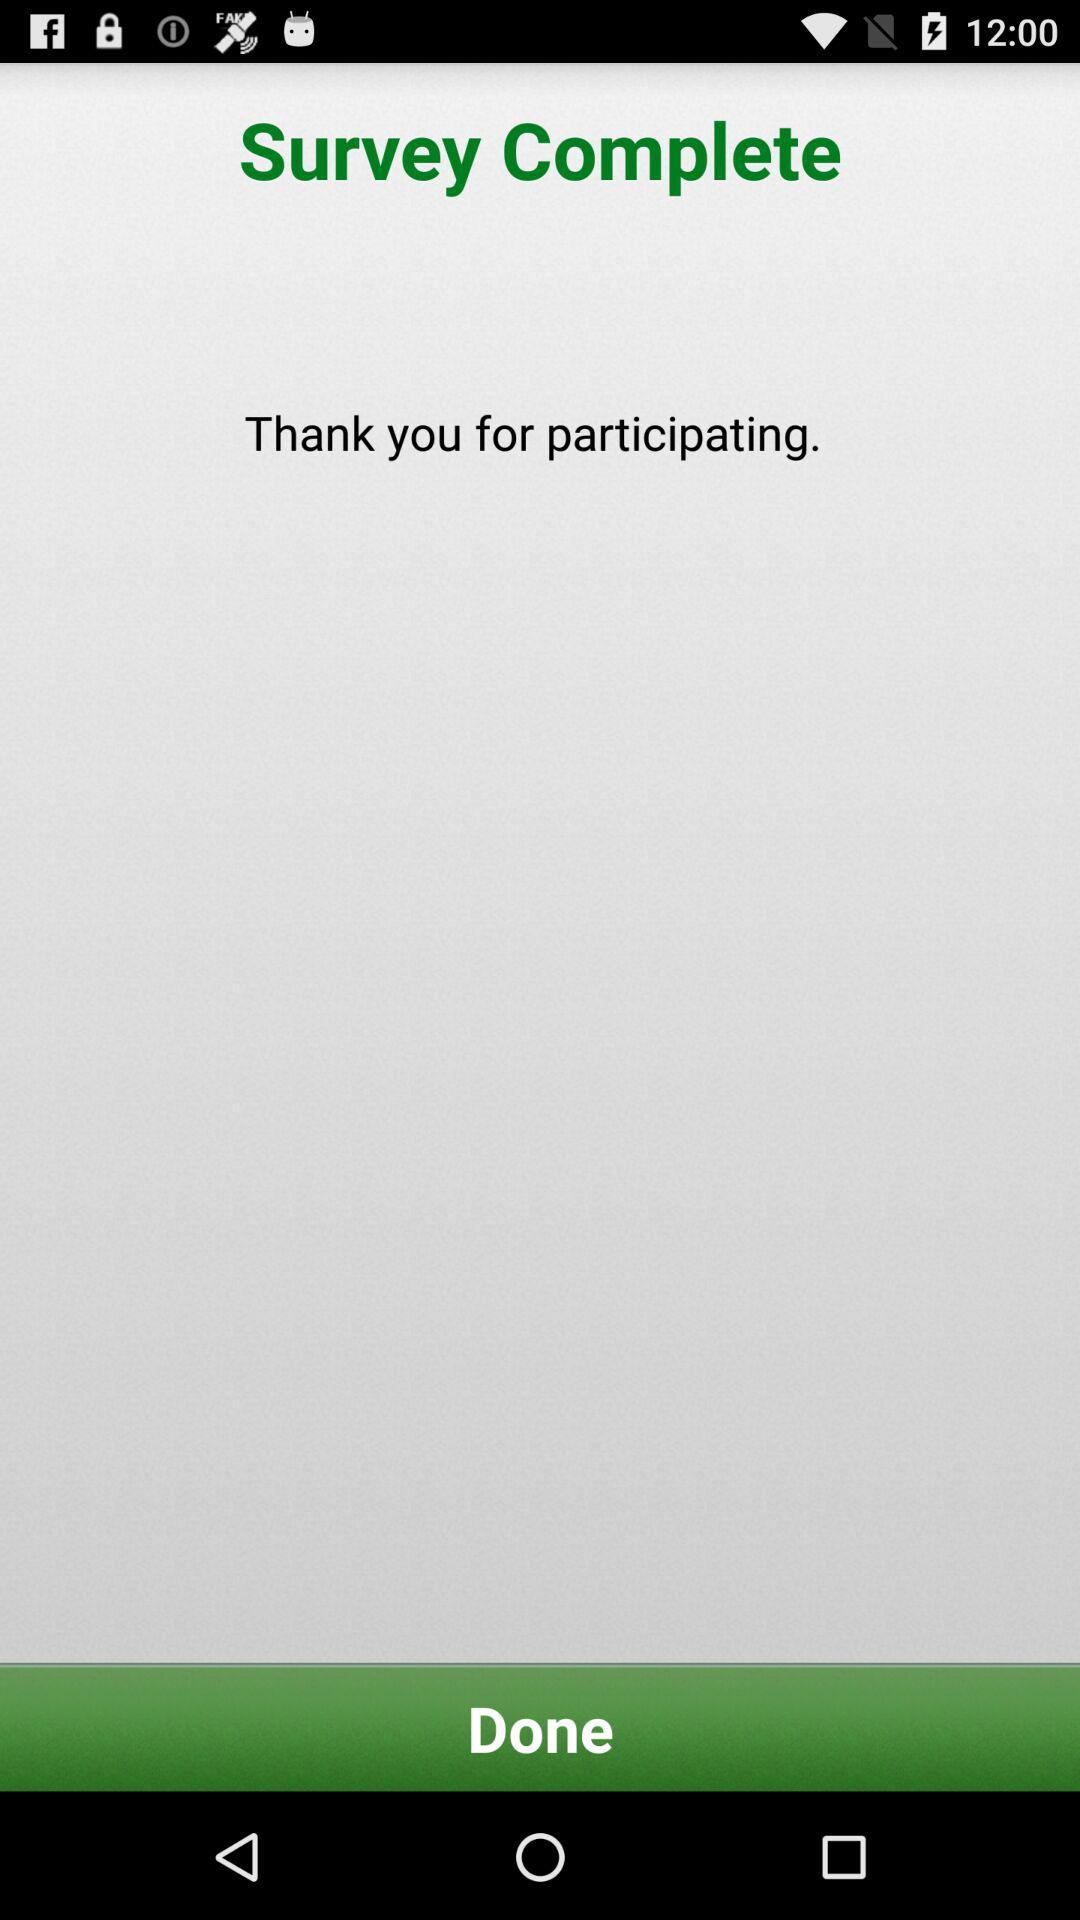  Describe the element at coordinates (540, 1727) in the screenshot. I see `done at the bottom` at that location.